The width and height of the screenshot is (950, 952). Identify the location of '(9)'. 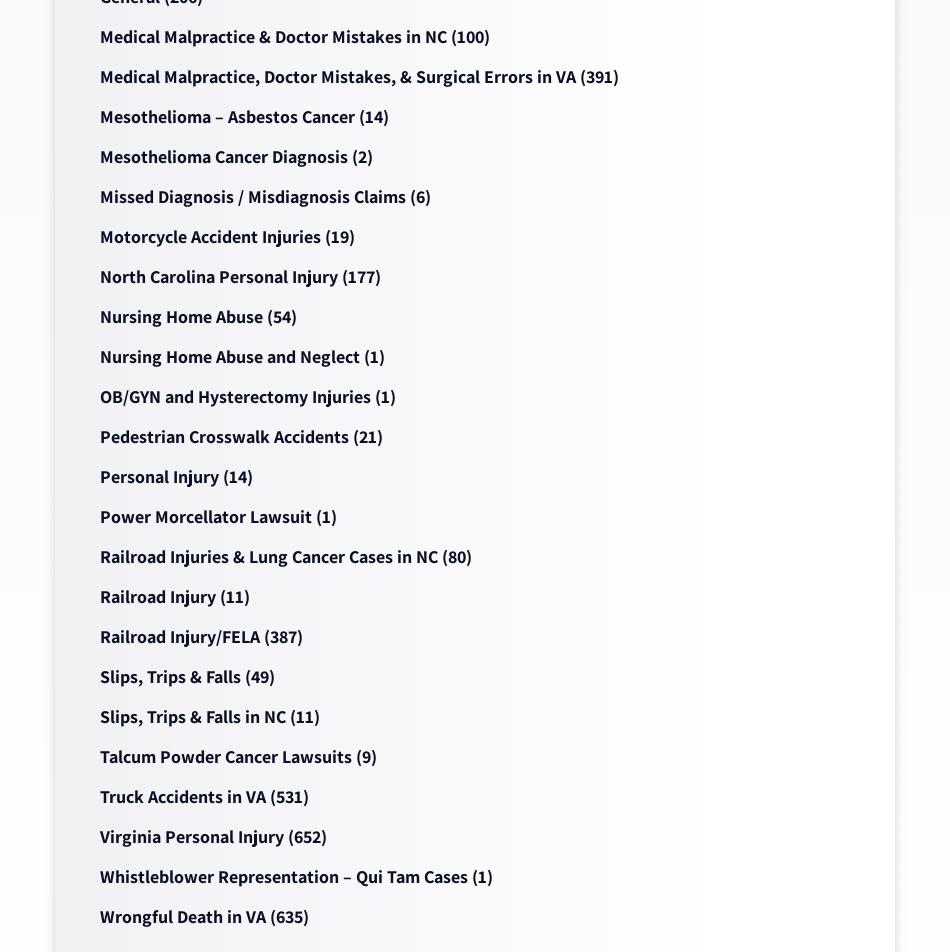
(363, 756).